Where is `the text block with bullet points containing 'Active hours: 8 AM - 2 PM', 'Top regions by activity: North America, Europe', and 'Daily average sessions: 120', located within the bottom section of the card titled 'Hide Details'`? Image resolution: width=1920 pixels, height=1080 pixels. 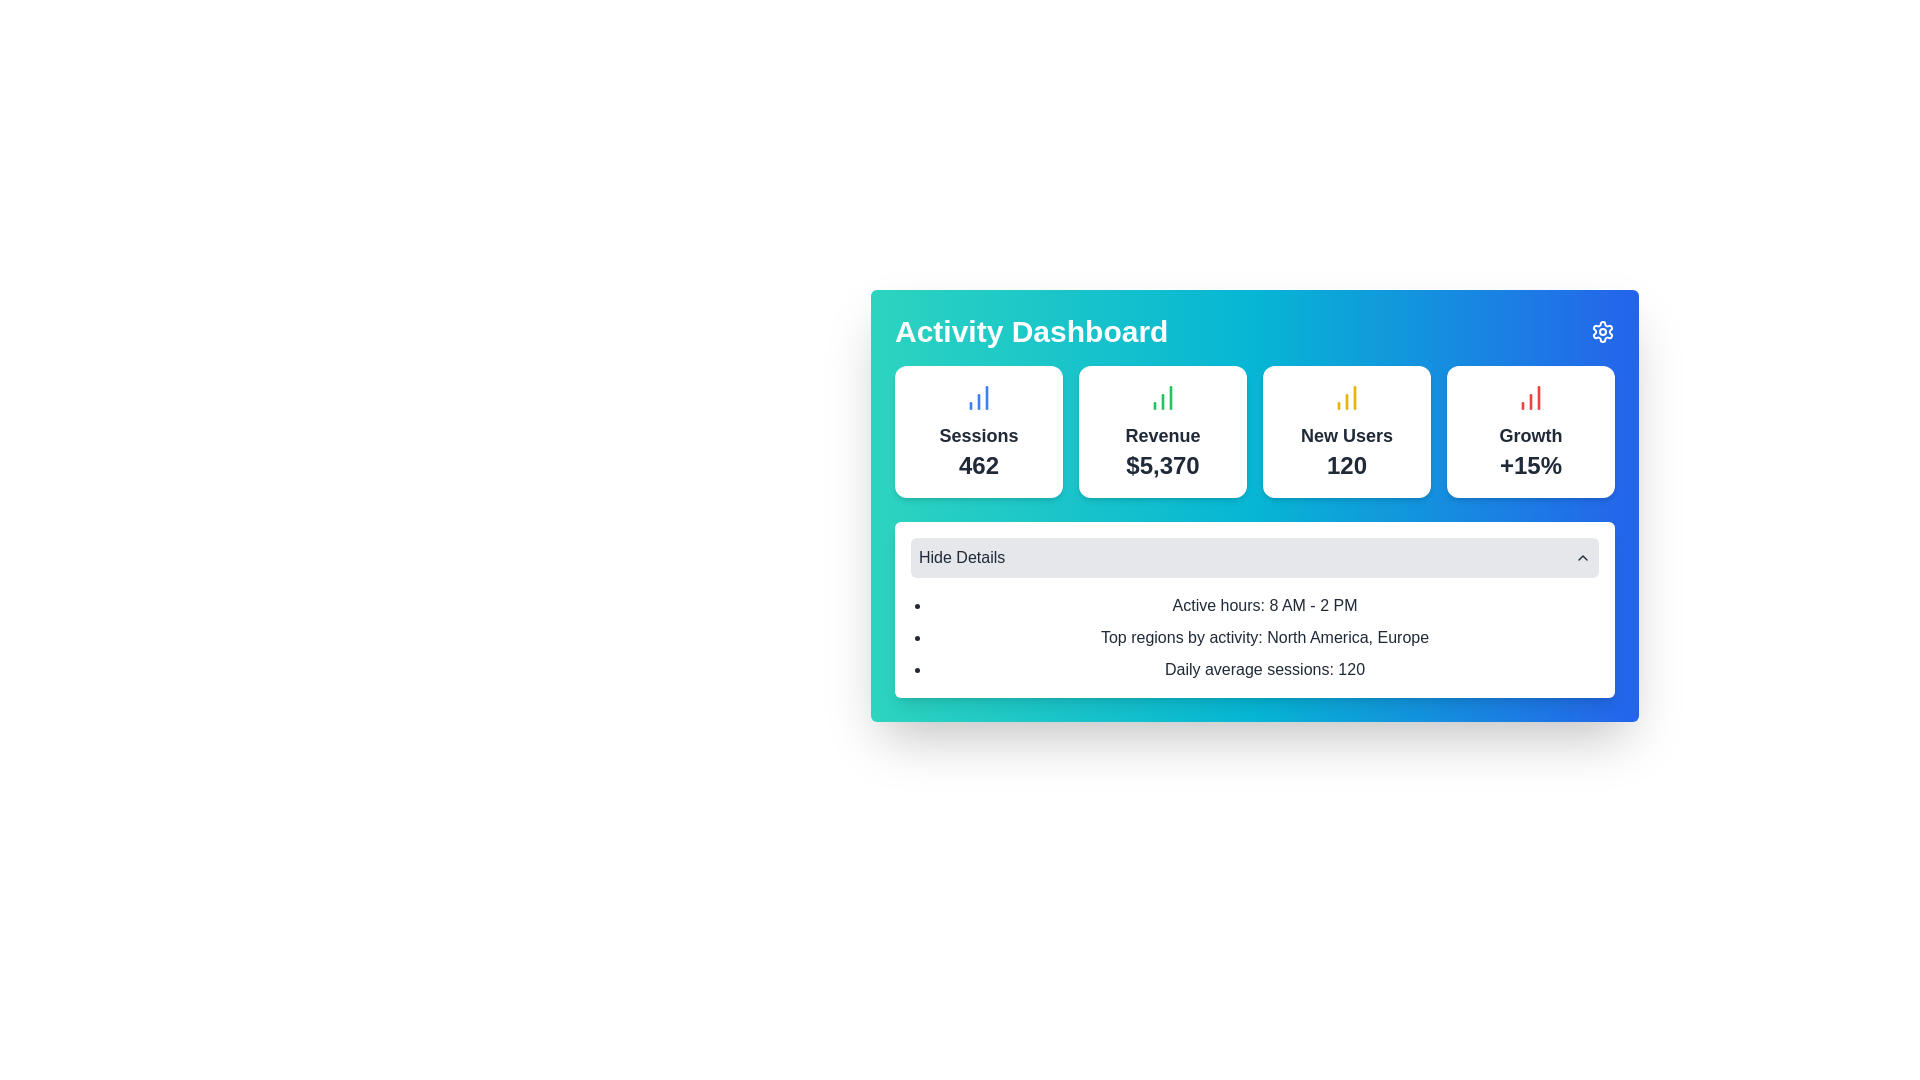 the text block with bullet points containing 'Active hours: 8 AM - 2 PM', 'Top regions by activity: North America, Europe', and 'Daily average sessions: 120', located within the bottom section of the card titled 'Hide Details' is located at coordinates (1253, 637).